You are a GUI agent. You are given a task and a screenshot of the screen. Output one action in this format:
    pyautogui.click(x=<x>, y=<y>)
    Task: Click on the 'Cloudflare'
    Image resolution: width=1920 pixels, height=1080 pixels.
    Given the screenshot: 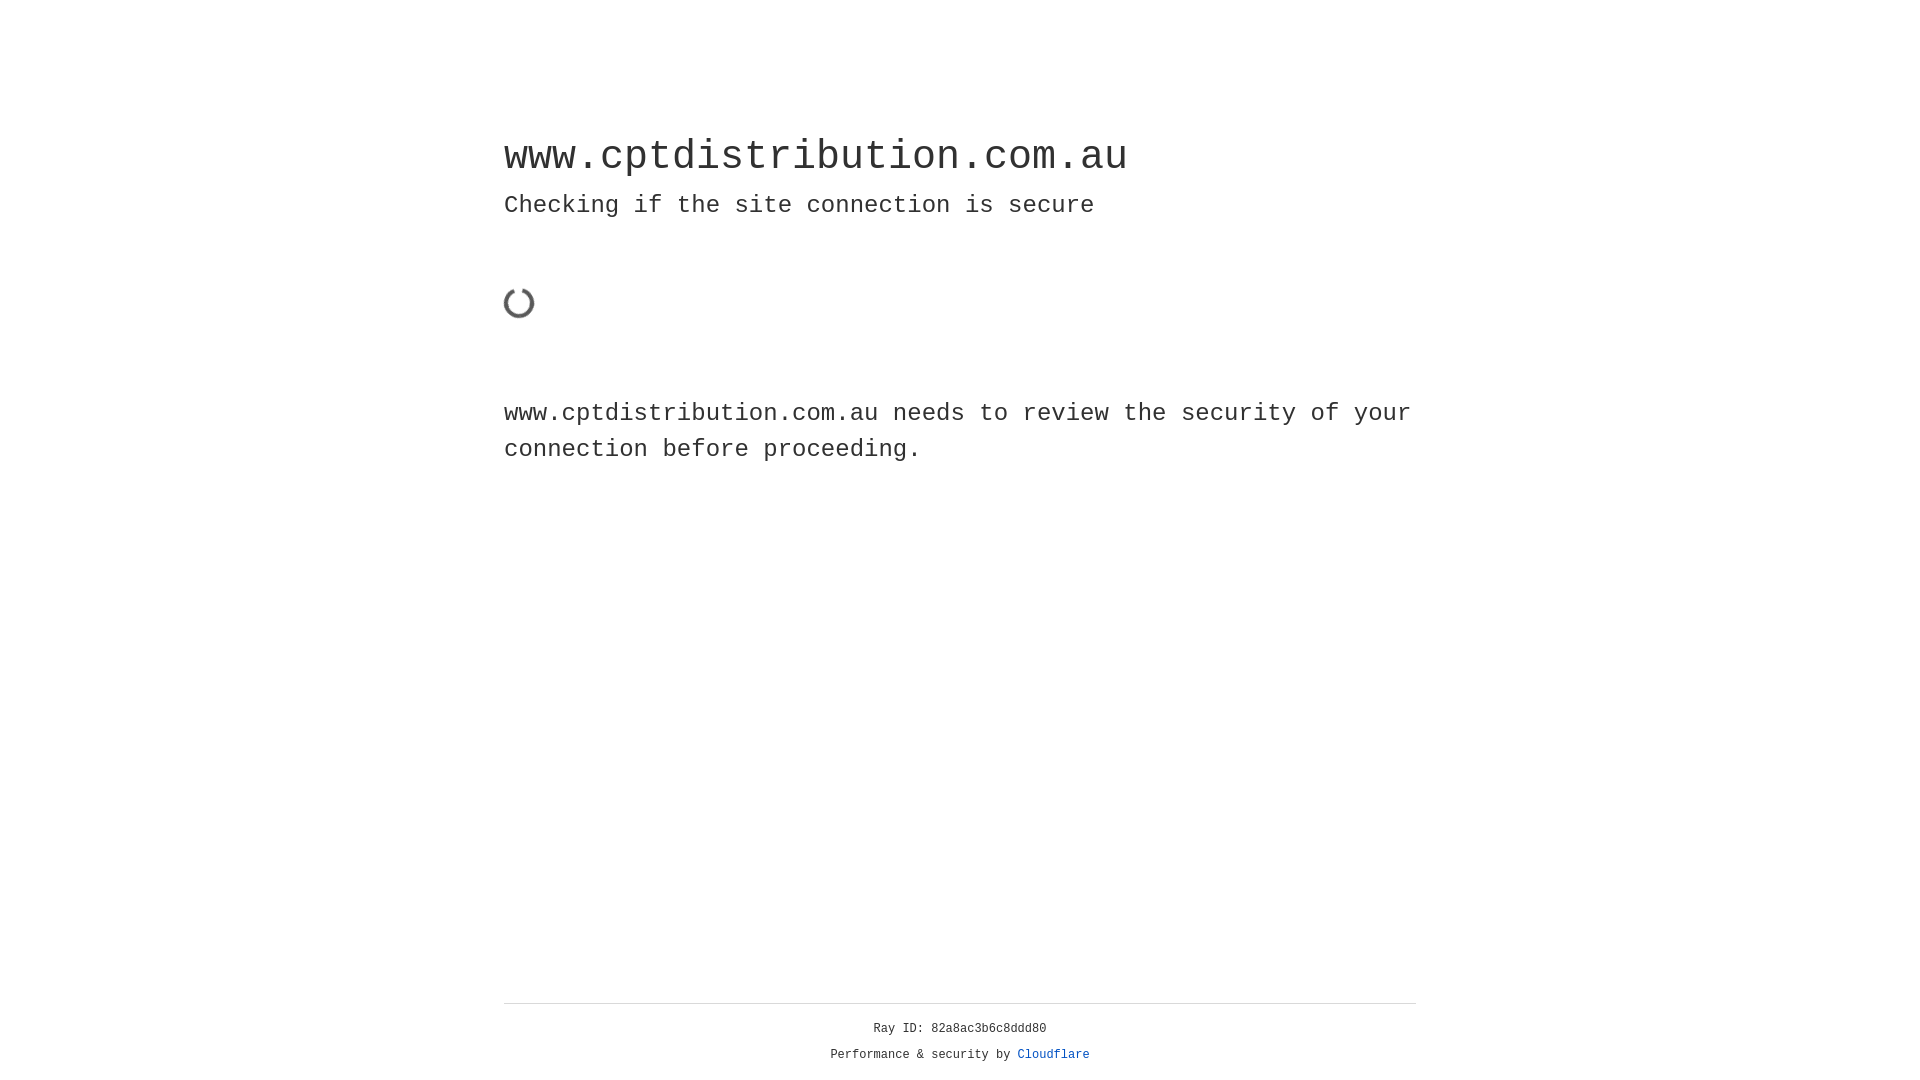 What is the action you would take?
    pyautogui.click(x=1053, y=1054)
    